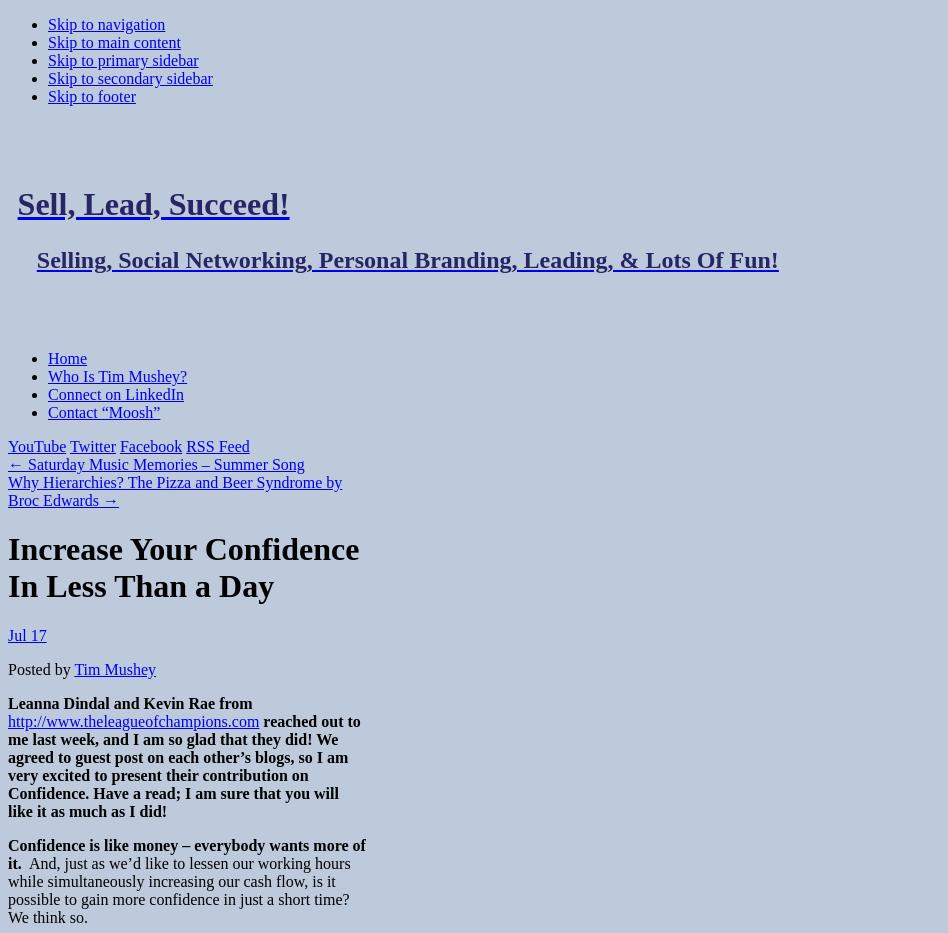 This screenshot has height=933, width=948. Describe the element at coordinates (182, 566) in the screenshot. I see `'Increase Your Confidence In Less Than a Day'` at that location.